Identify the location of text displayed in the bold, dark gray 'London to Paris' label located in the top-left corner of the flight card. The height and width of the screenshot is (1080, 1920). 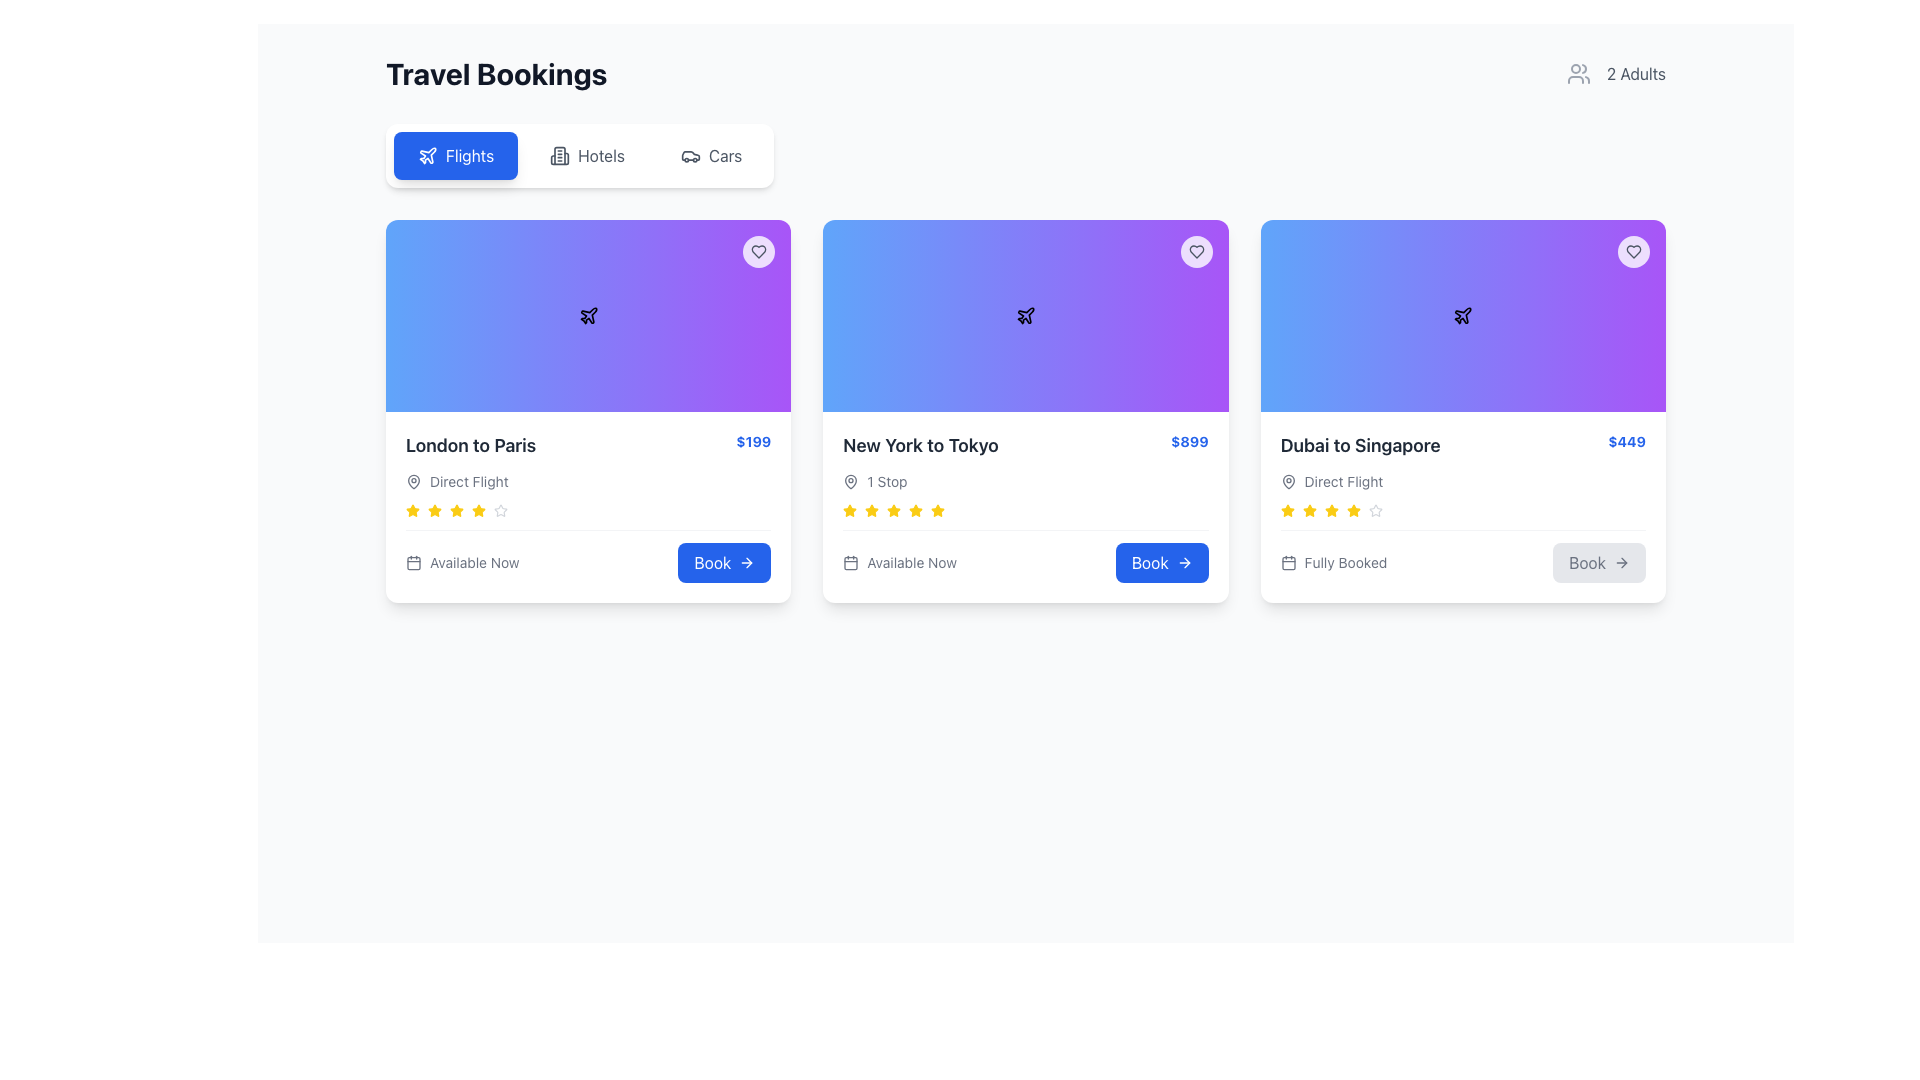
(470, 445).